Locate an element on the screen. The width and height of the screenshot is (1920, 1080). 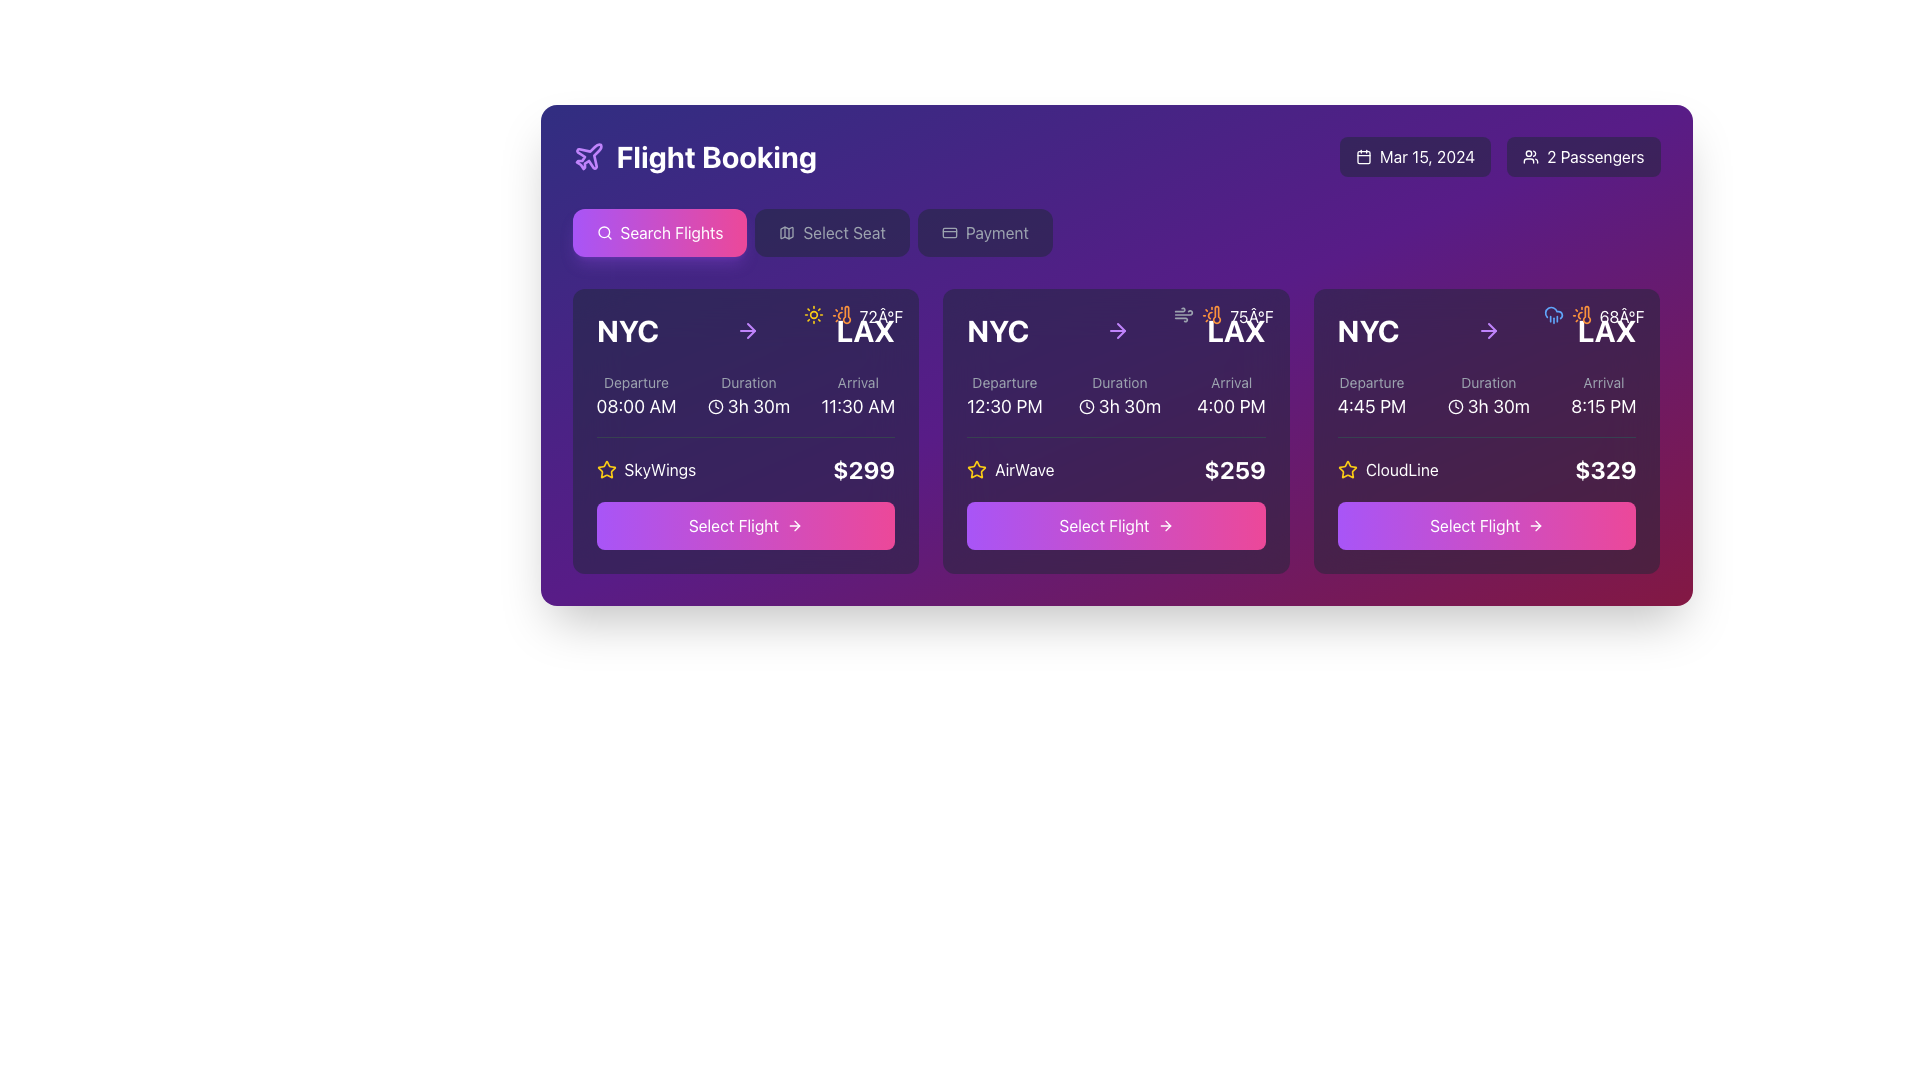
the clock icon representing the duration, which is visually associated with the label '3h 30m' is located at coordinates (1455, 406).